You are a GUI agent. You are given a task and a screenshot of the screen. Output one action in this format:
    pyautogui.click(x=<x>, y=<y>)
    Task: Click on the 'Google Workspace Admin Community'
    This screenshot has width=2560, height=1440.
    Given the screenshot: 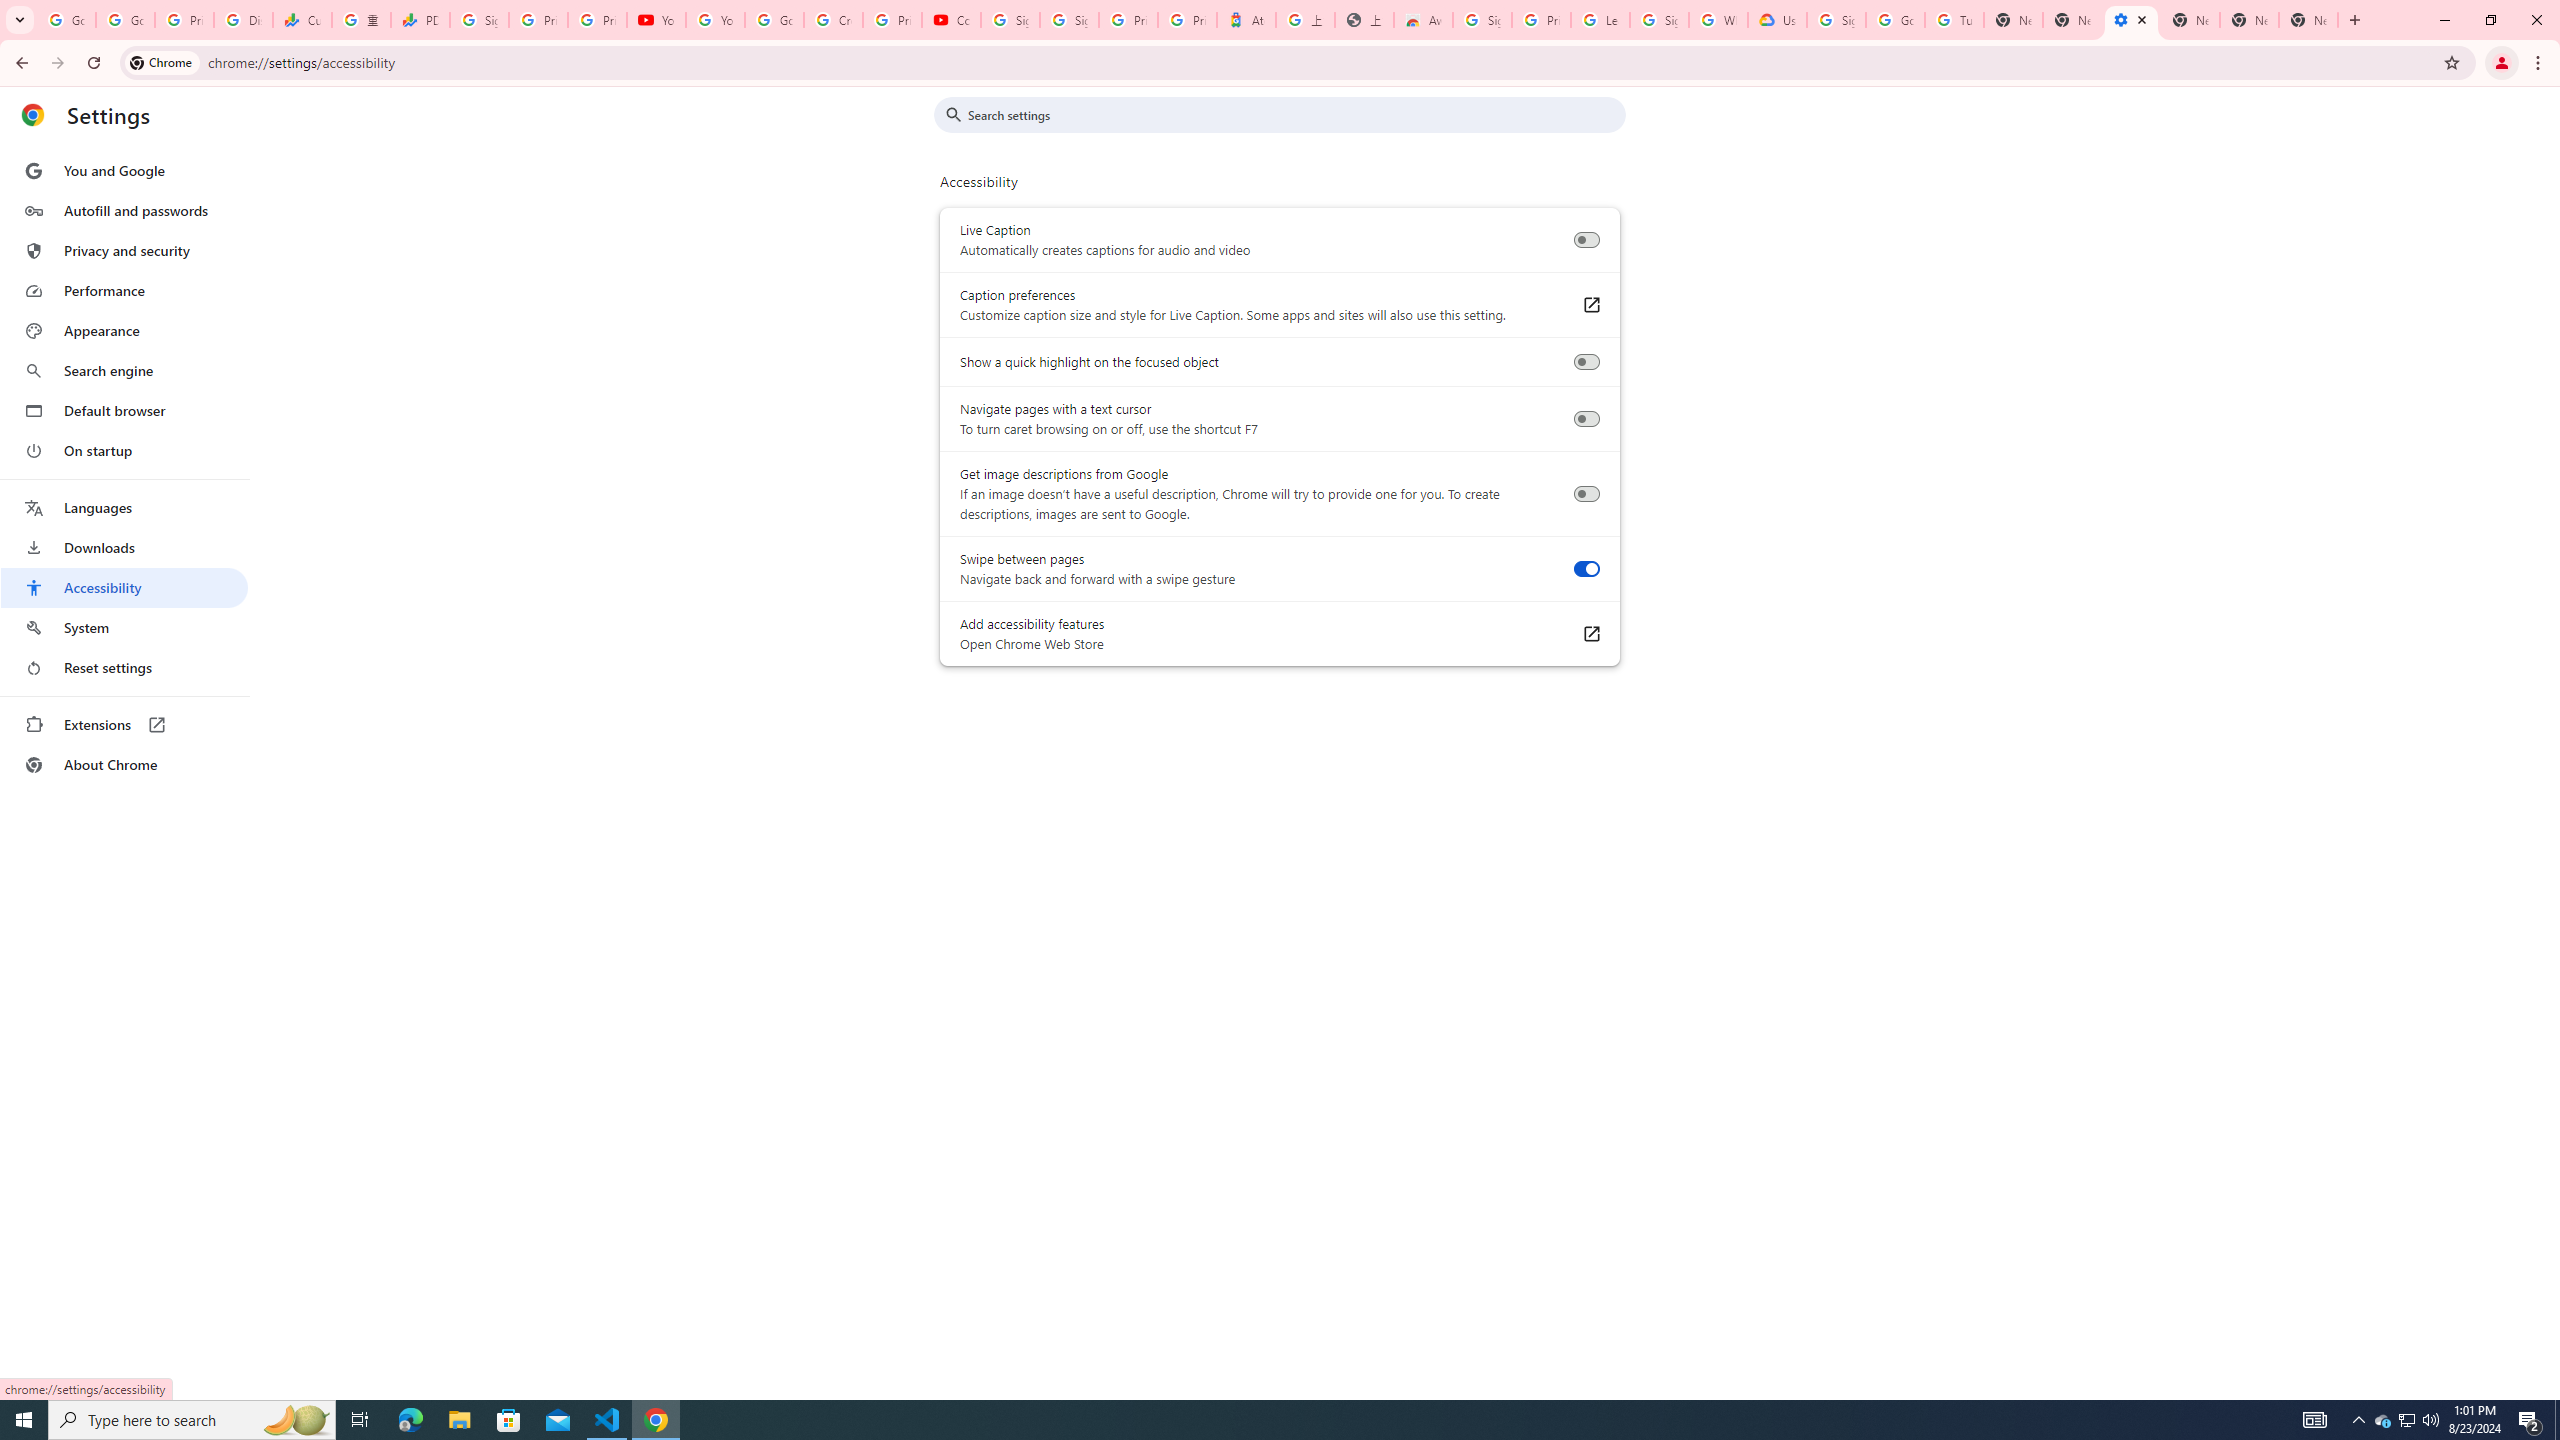 What is the action you would take?
    pyautogui.click(x=65, y=19)
    